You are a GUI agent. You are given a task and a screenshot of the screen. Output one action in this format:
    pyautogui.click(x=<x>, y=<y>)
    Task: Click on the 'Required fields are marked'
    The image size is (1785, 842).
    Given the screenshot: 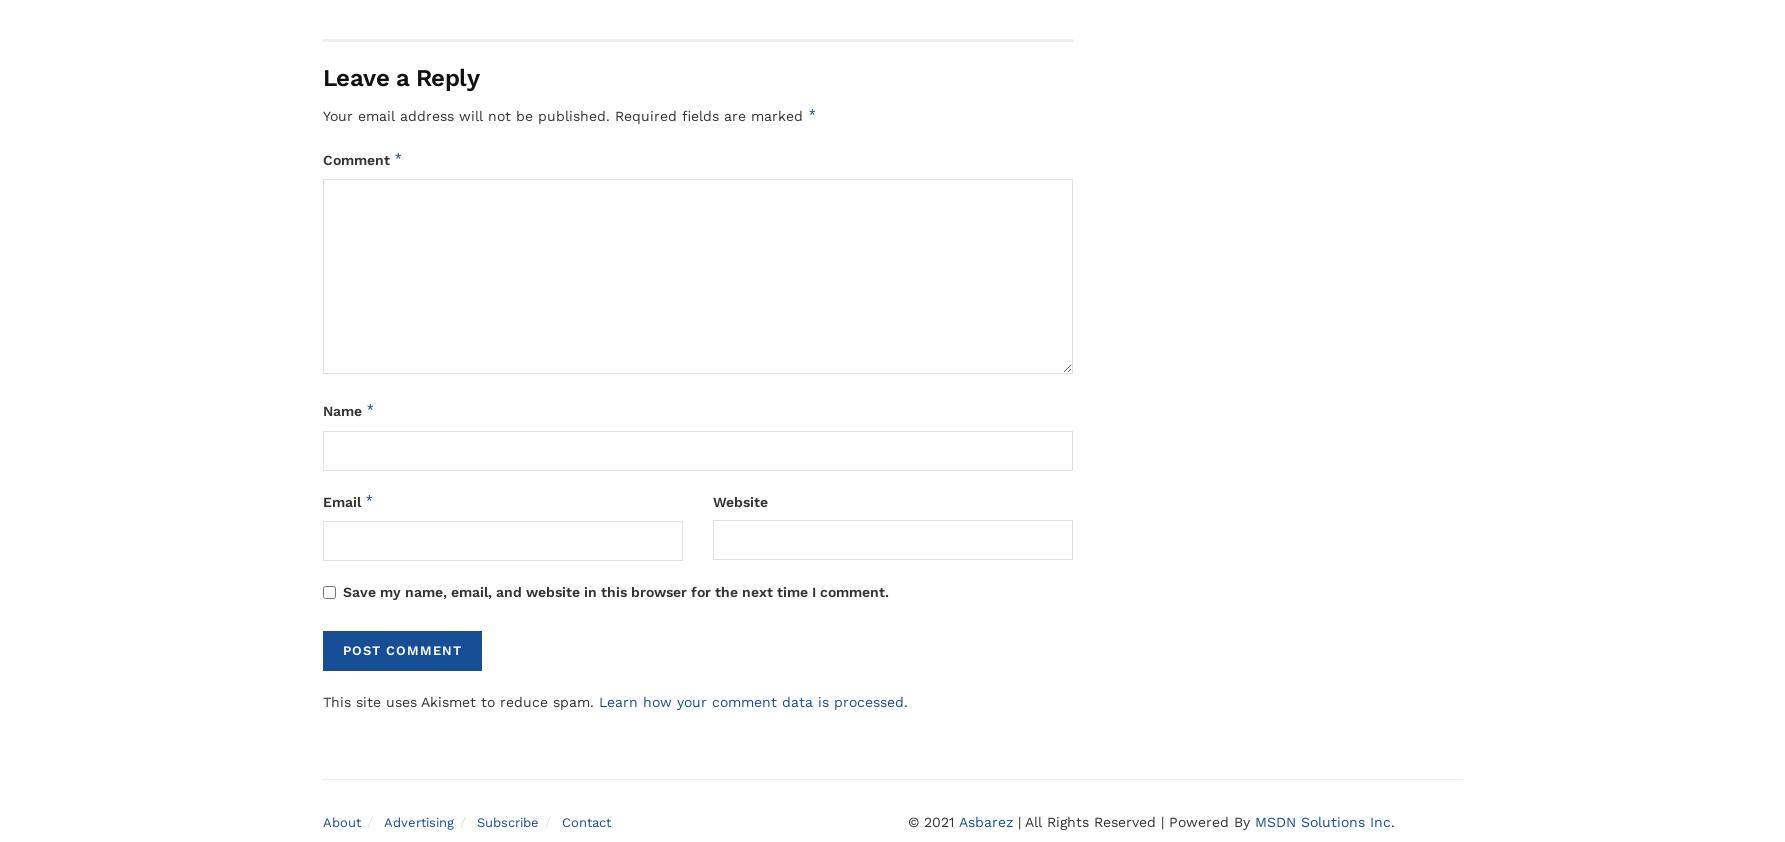 What is the action you would take?
    pyautogui.click(x=709, y=115)
    